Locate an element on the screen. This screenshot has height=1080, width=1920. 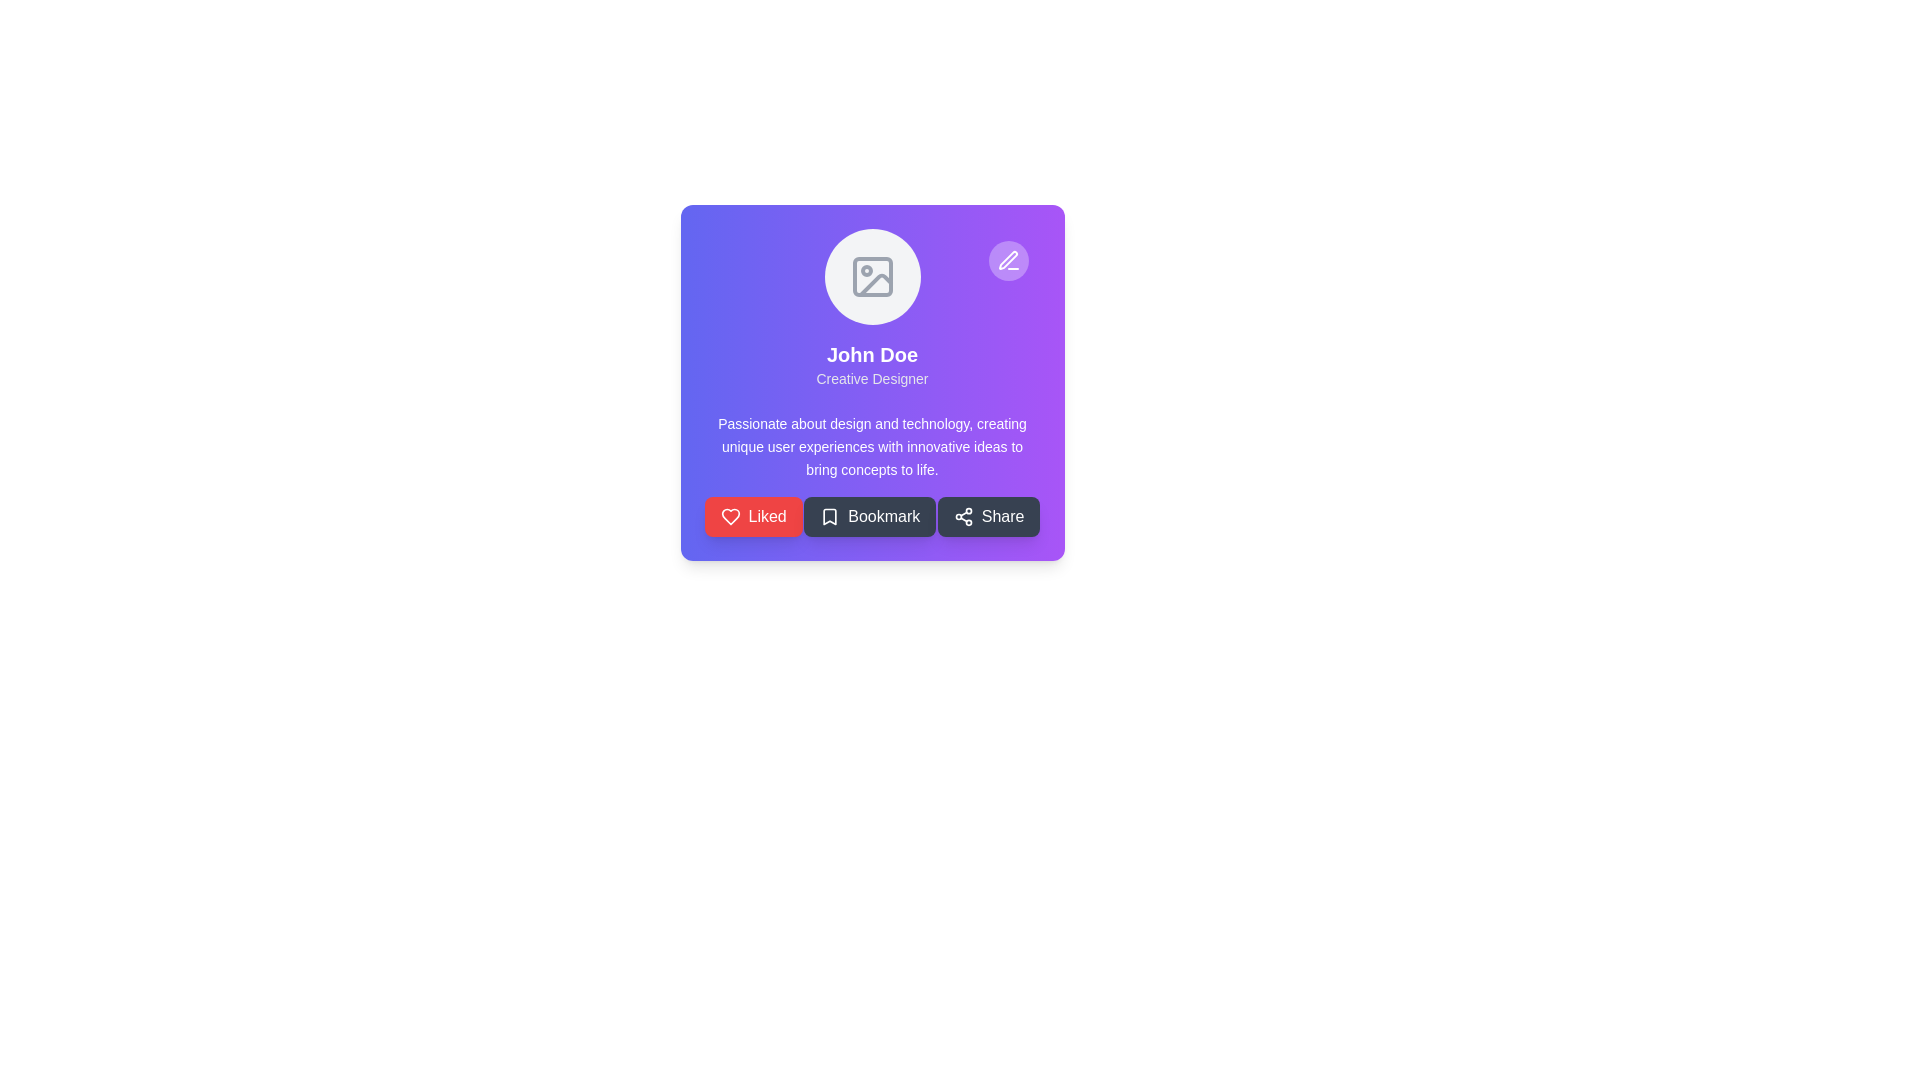
the circular profile image placeholder located at the top-center of the purple rectangular card, which has a gray background and contains a small image icon at its center is located at coordinates (872, 277).